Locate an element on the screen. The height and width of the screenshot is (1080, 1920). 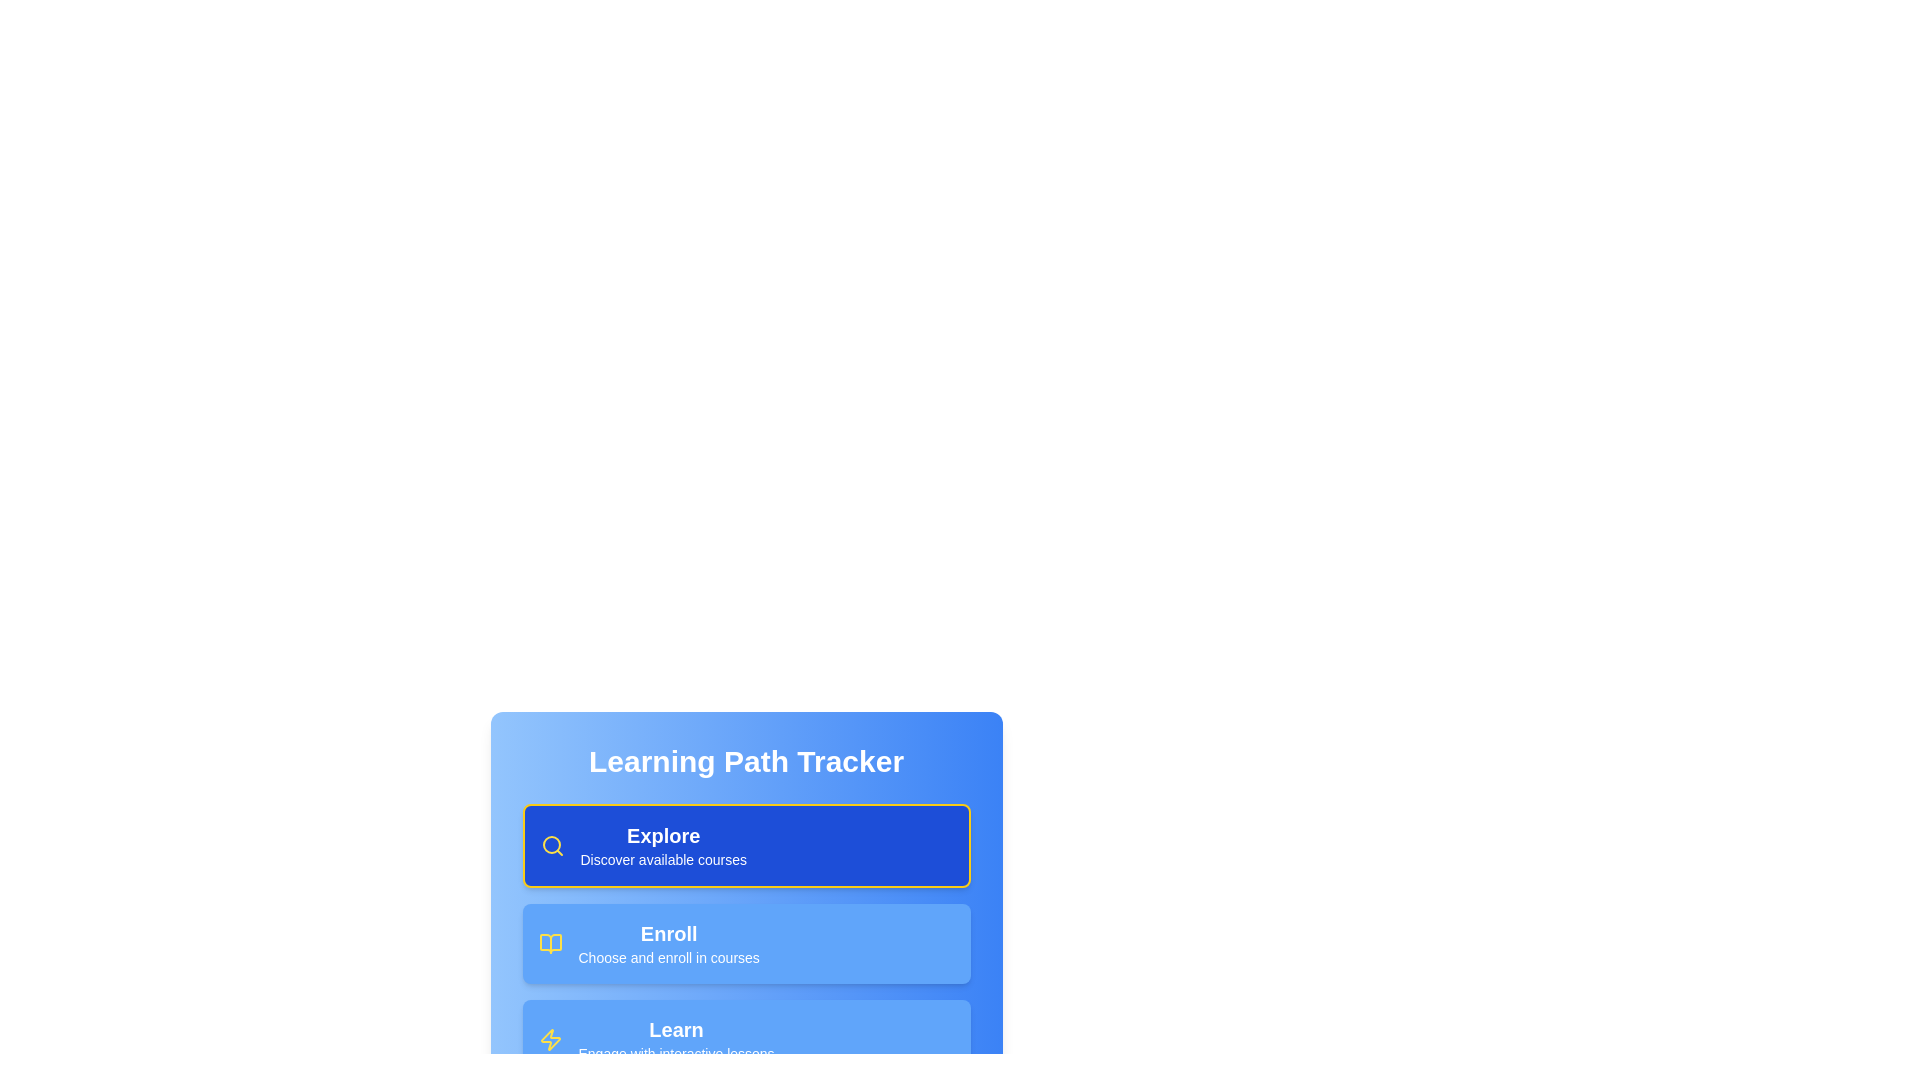
the second informational card that guides users to choose and enroll in courses, located between the 'Explore' and 'Learn' cards is located at coordinates (745, 944).